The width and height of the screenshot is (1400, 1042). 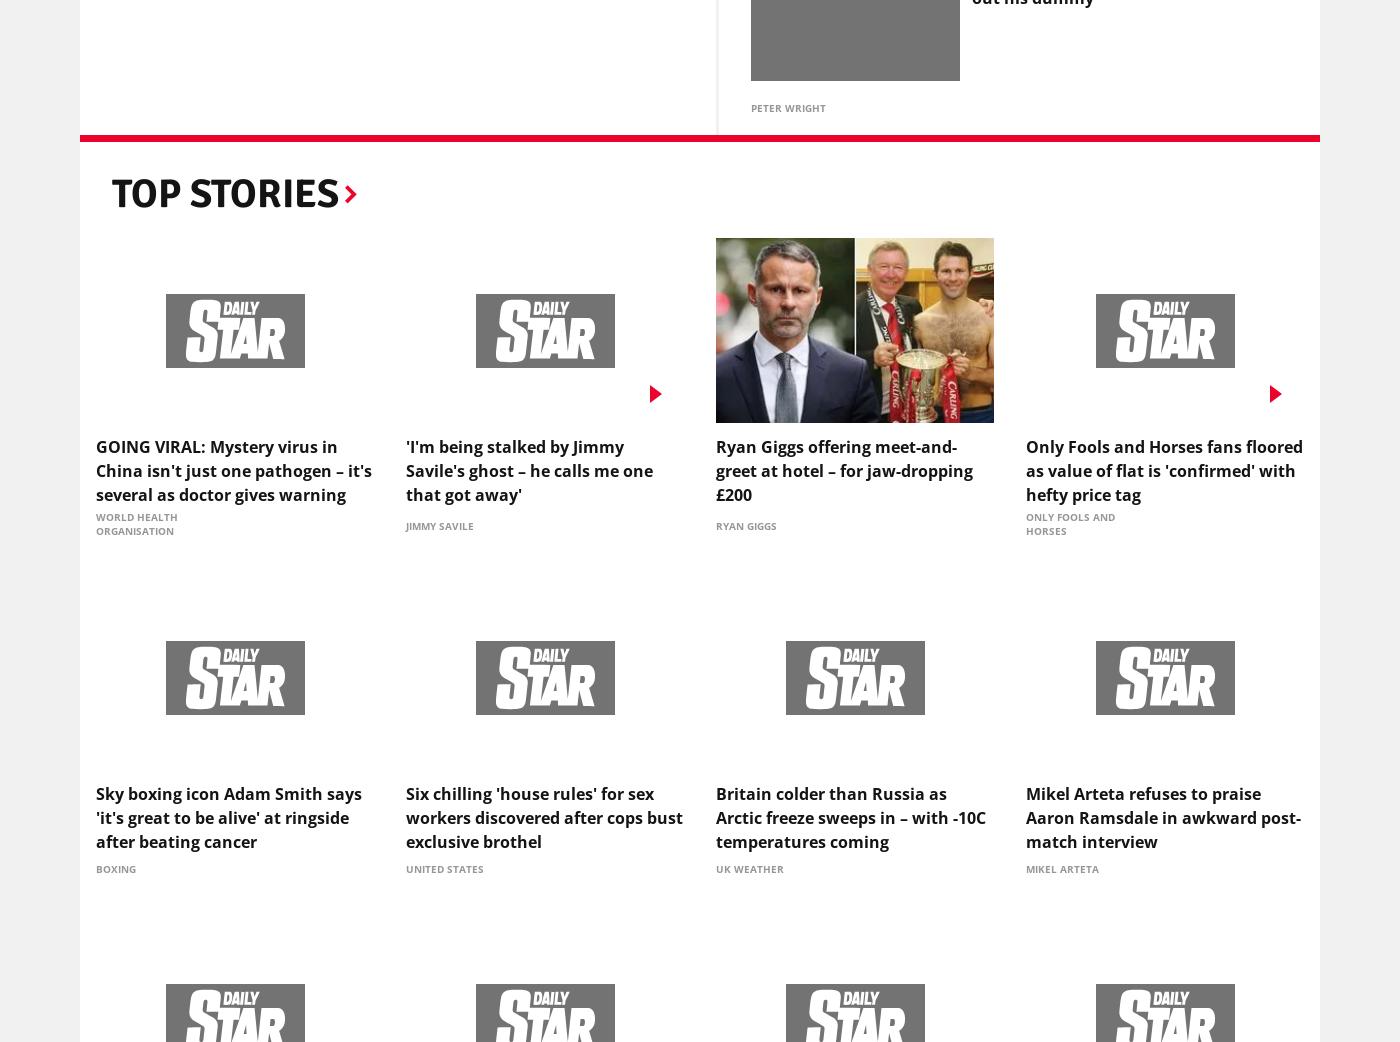 I want to click on 'More On', so click(x=192, y=116).